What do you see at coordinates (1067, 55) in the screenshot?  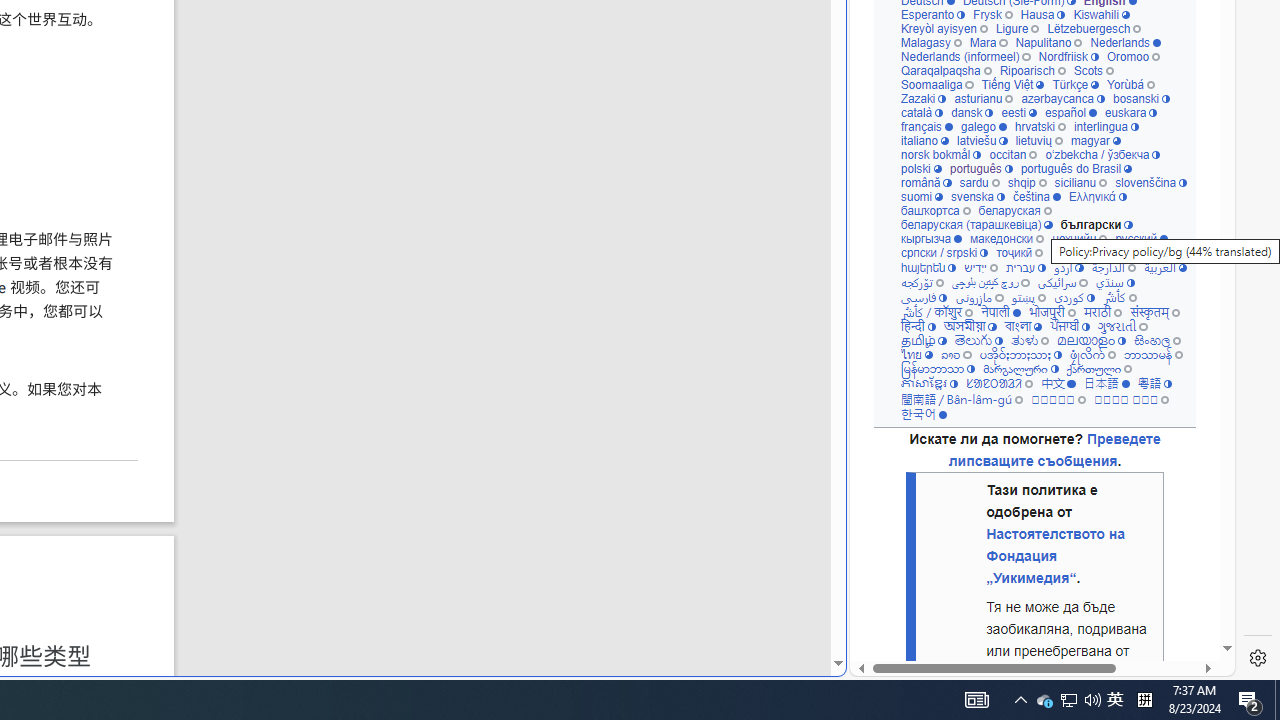 I see `'Nordfriisk'` at bounding box center [1067, 55].